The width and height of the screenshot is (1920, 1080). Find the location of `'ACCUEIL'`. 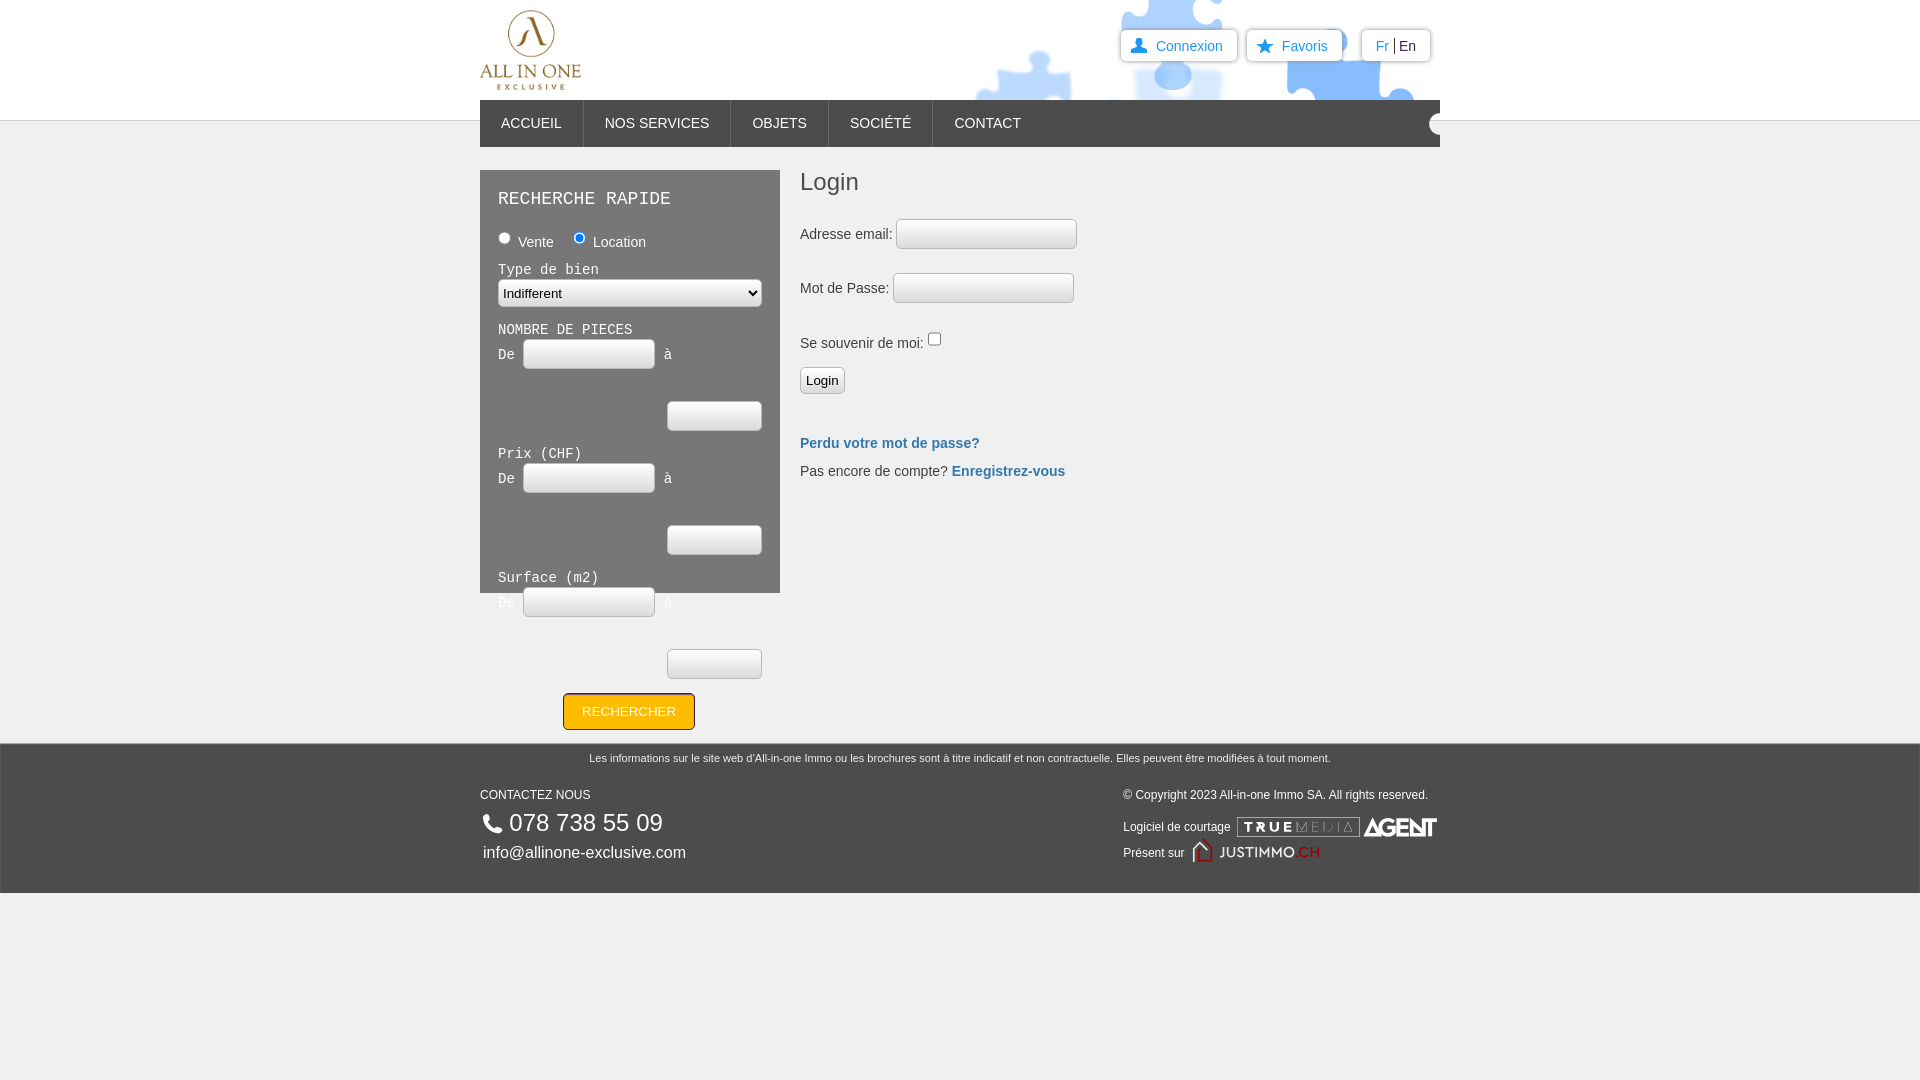

'ACCUEIL' is located at coordinates (480, 123).